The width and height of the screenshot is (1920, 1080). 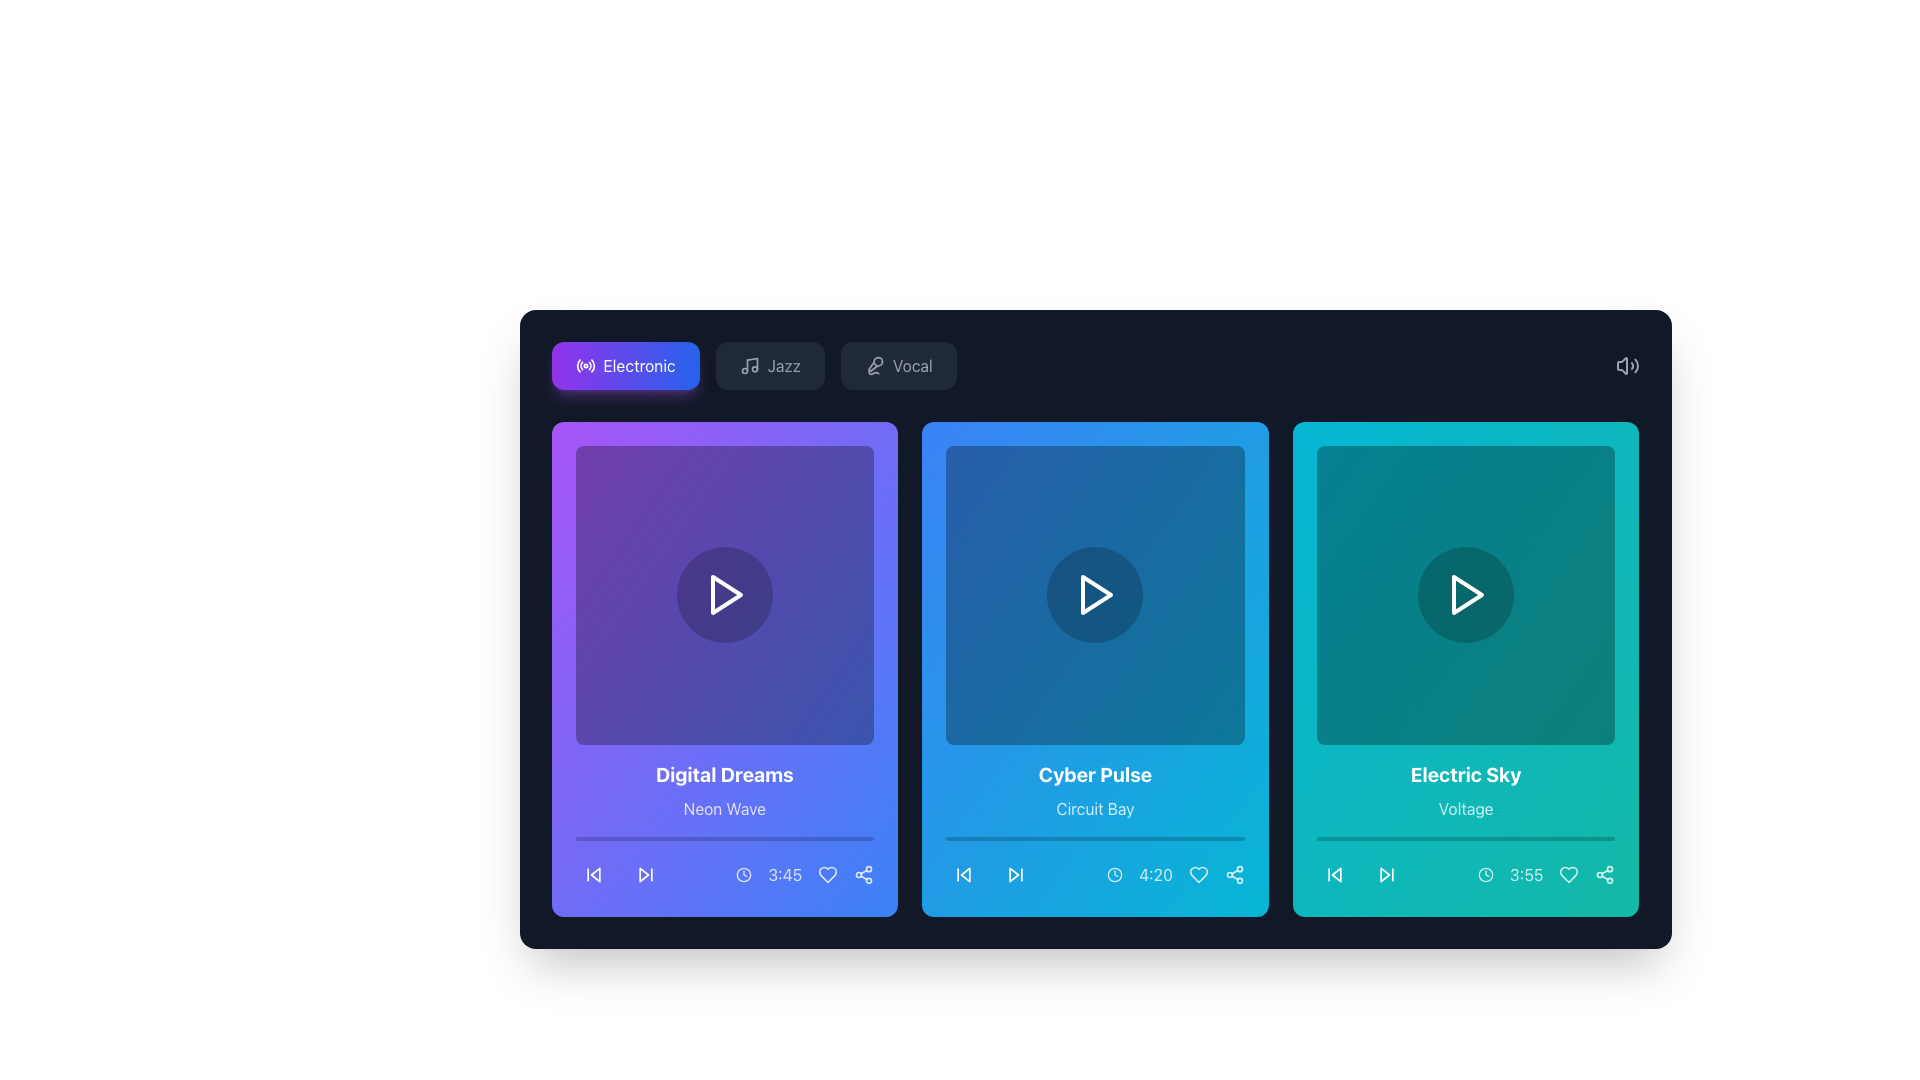 What do you see at coordinates (828, 873) in the screenshot?
I see `the heart-shaped like button located beside the time indicator '3:45' at the bottom of the first music card` at bounding box center [828, 873].